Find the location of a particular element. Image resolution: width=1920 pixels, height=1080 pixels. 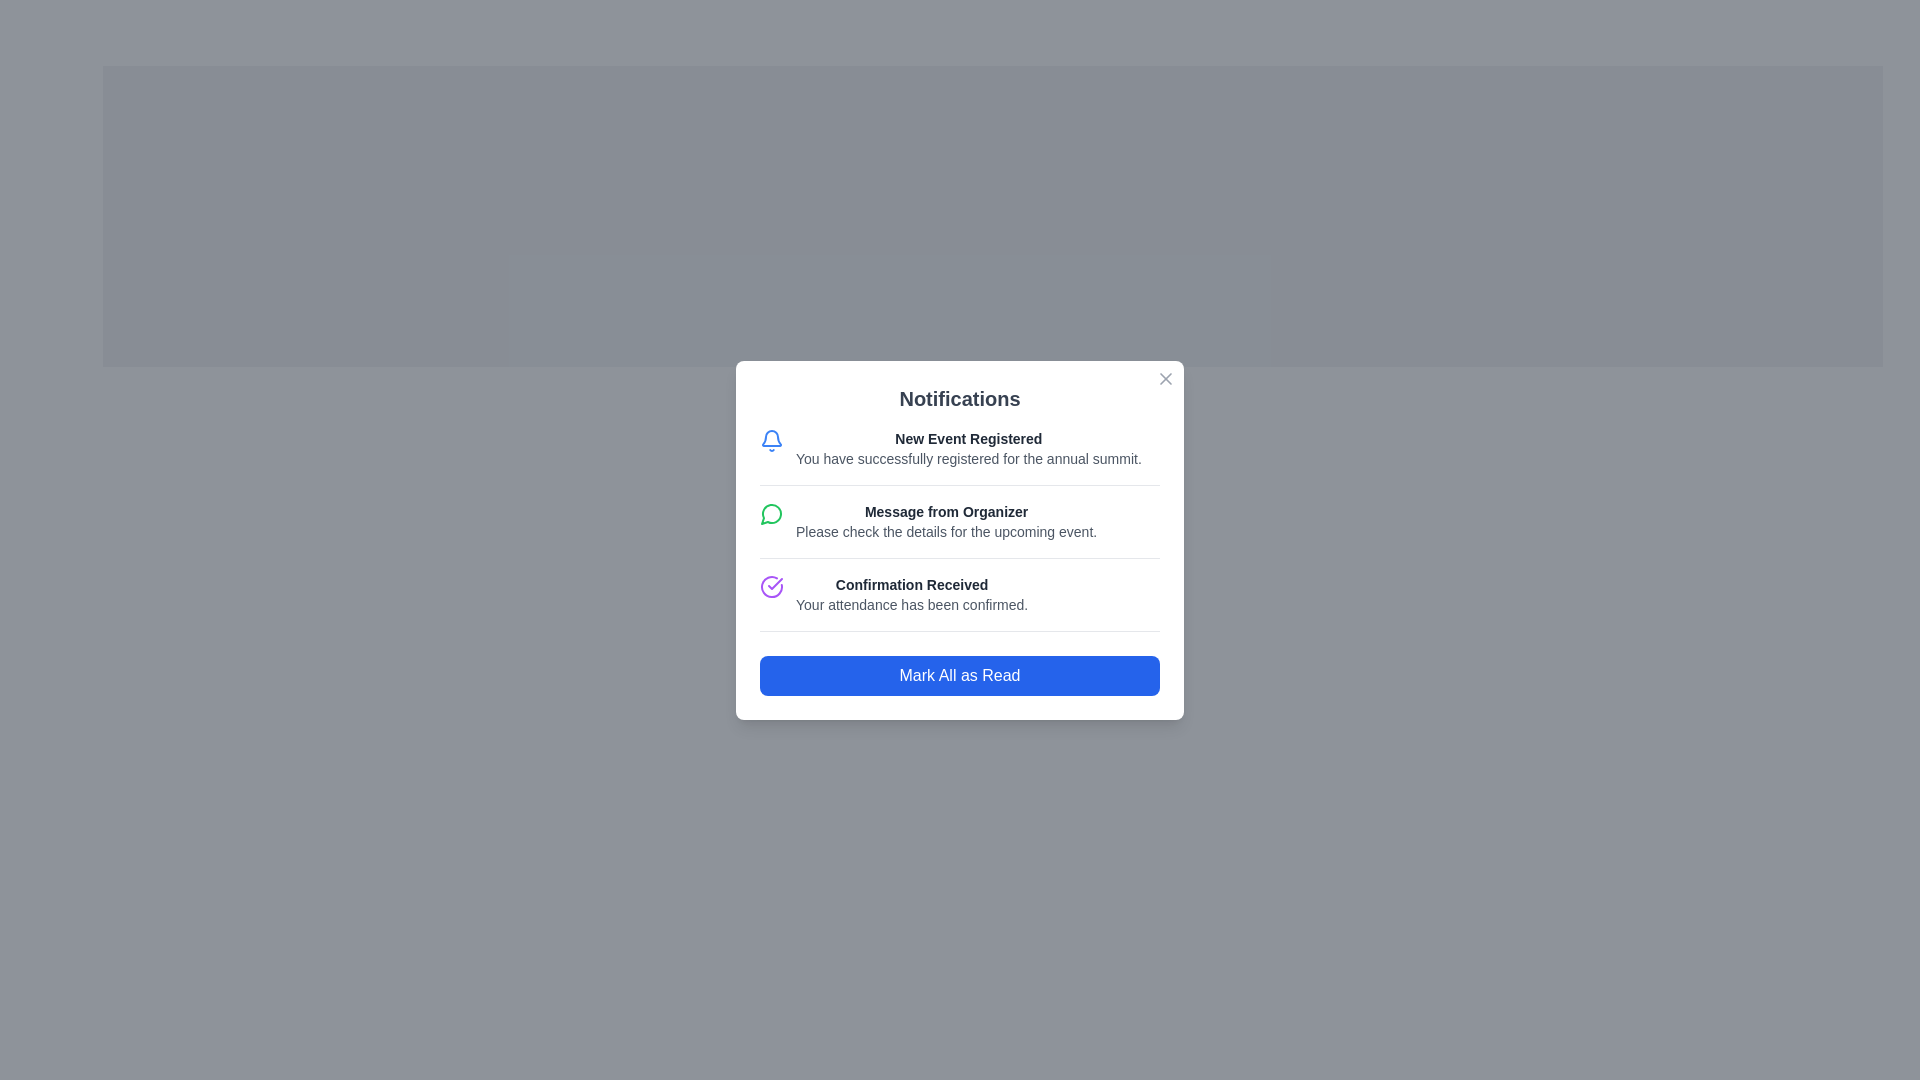

the 'Mark All as Read' button located at the bottom of the notification modal dialog to mark notifications as read is located at coordinates (960, 675).